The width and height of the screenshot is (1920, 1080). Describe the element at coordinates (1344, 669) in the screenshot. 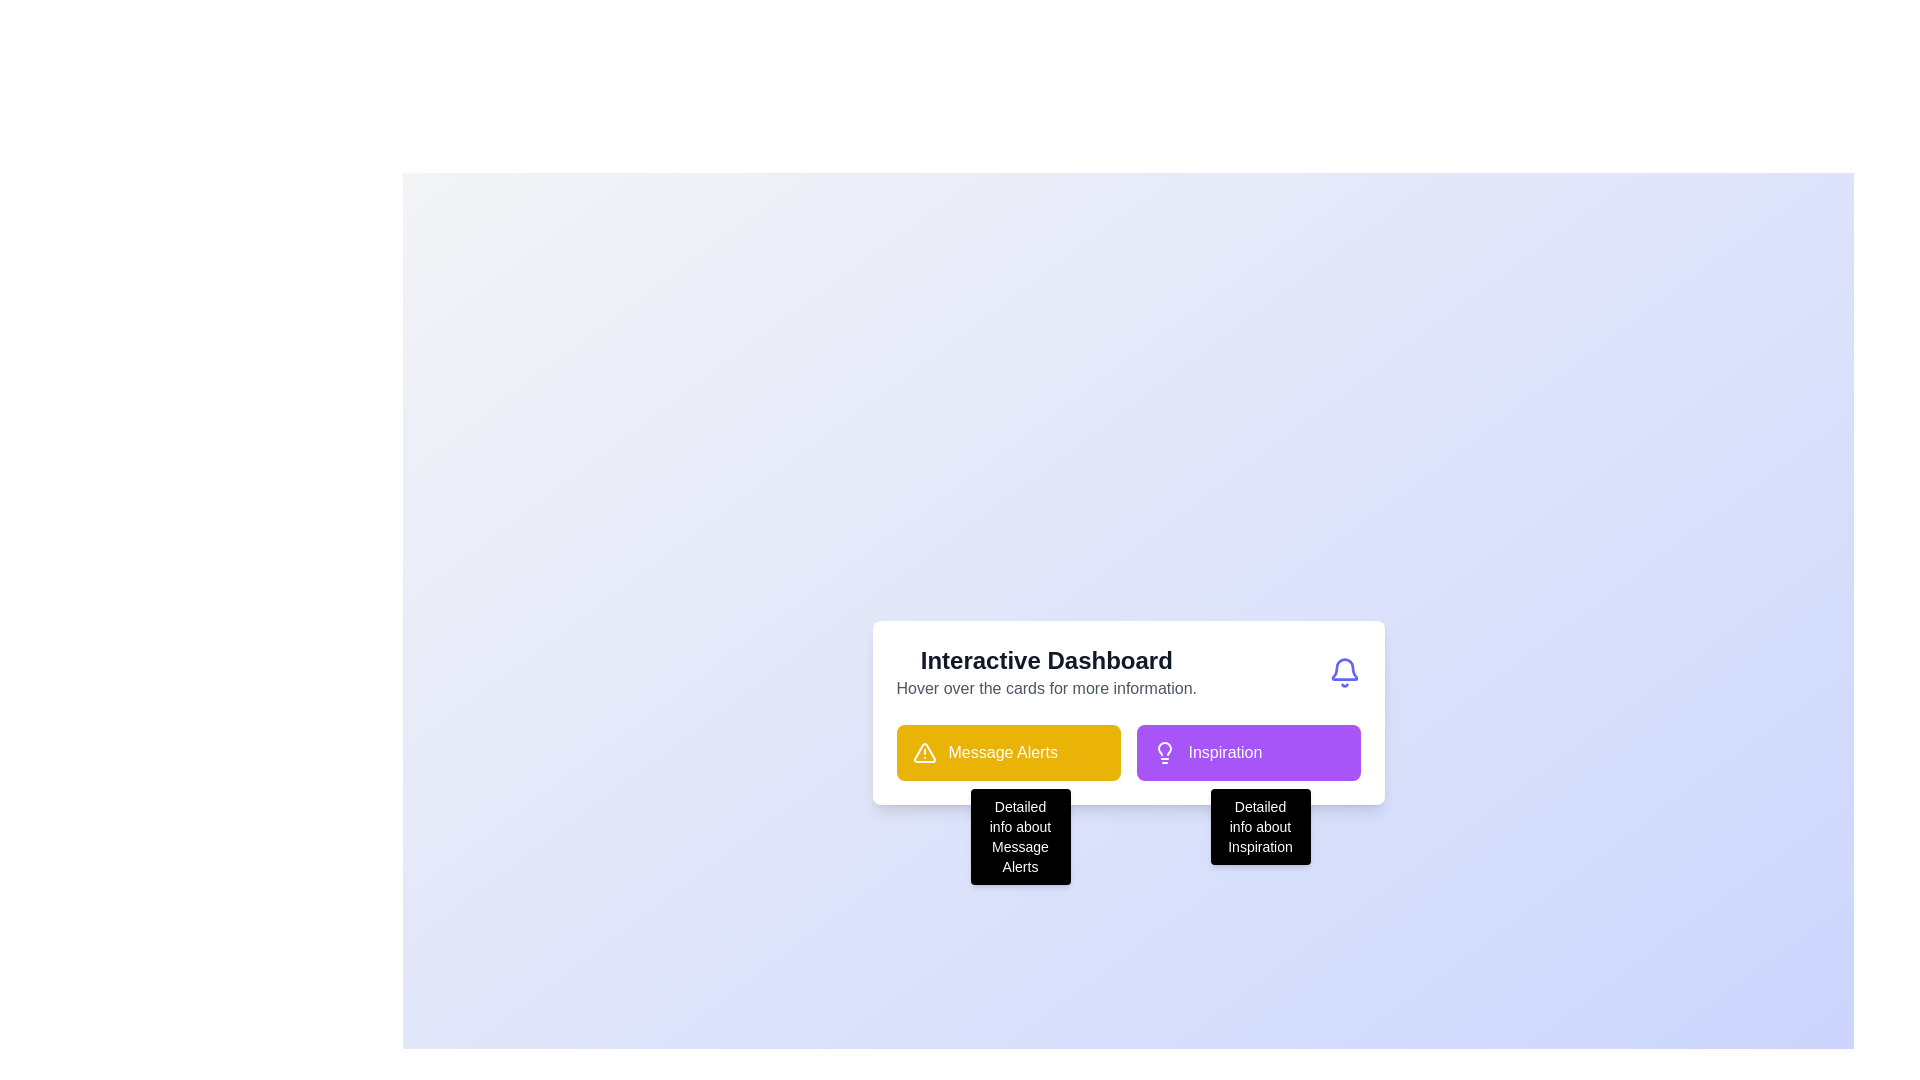

I see `the upper portion of the bell icon, which is part of an SVG illustration and represents the inner detailing of the bell shape` at that location.